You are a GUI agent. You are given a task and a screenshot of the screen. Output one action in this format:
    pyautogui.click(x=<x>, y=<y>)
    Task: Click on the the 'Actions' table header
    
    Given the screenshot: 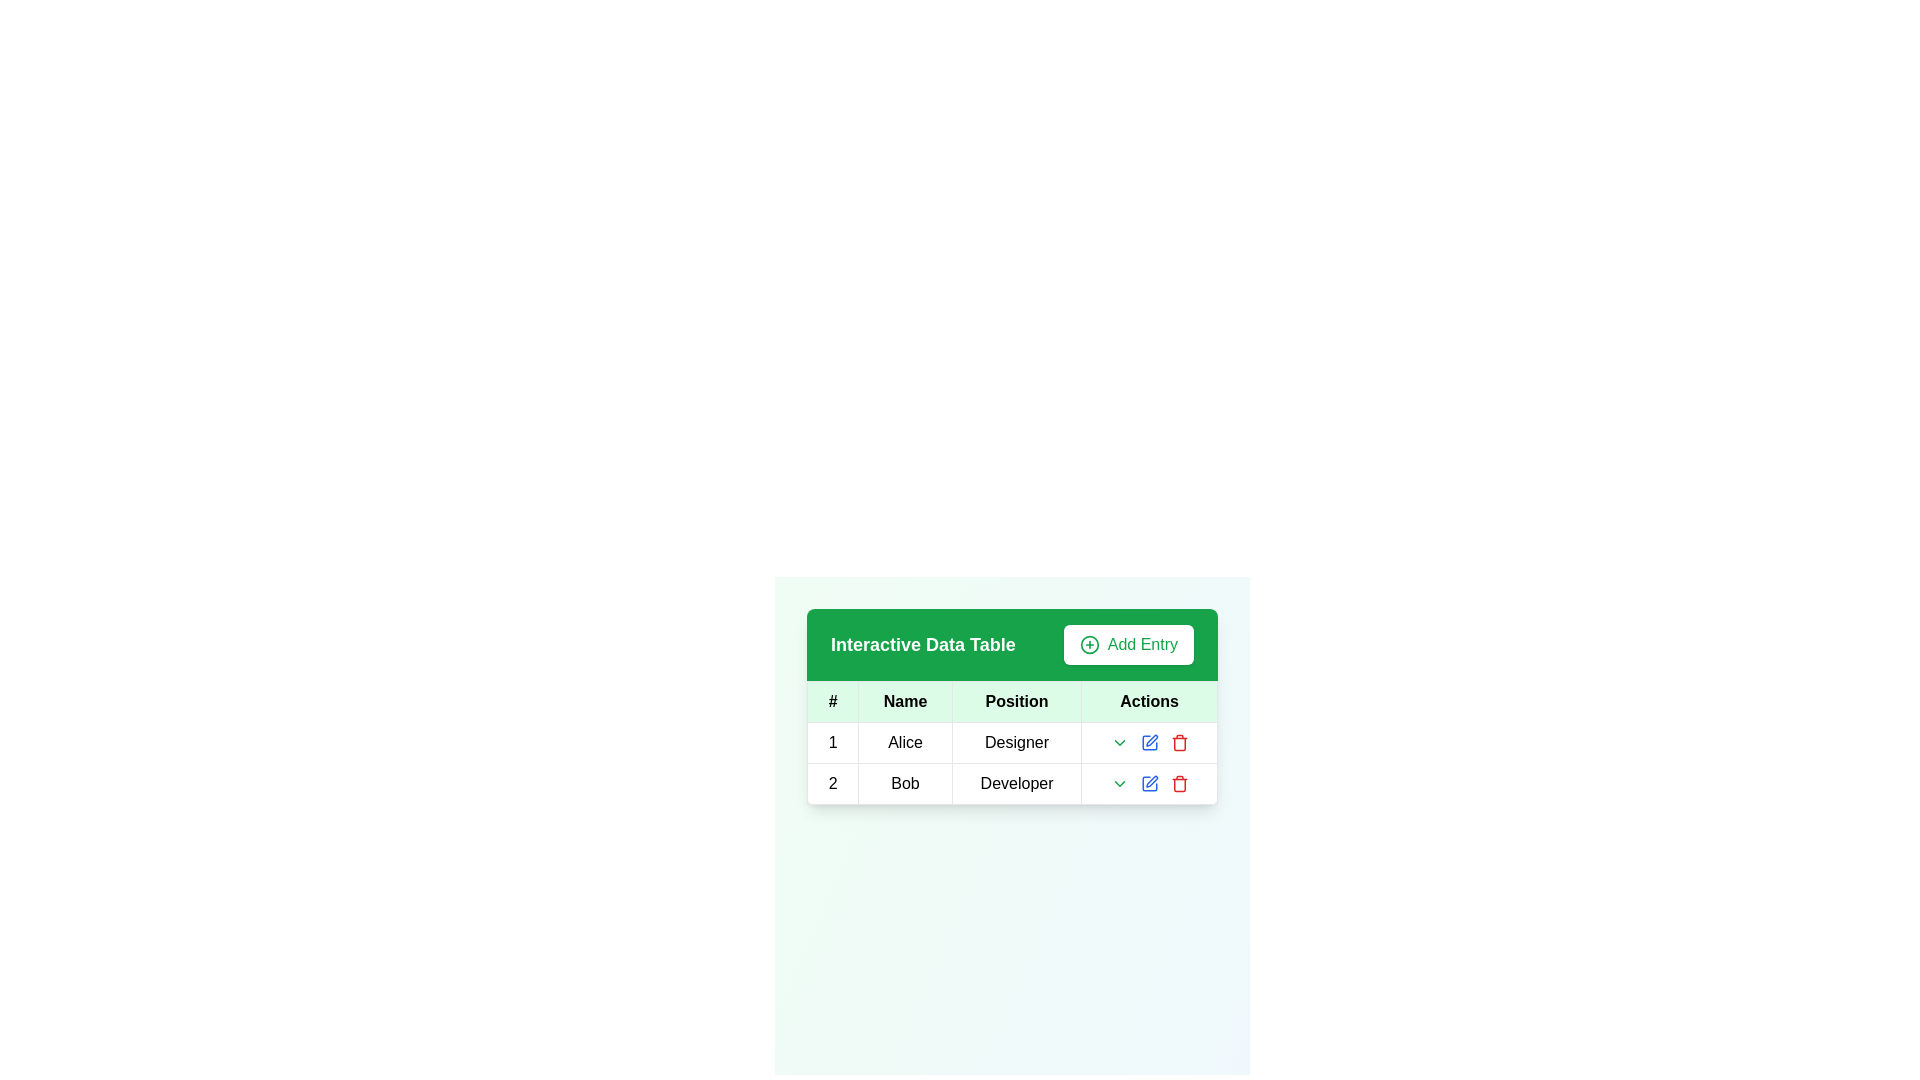 What is the action you would take?
    pyautogui.click(x=1149, y=701)
    